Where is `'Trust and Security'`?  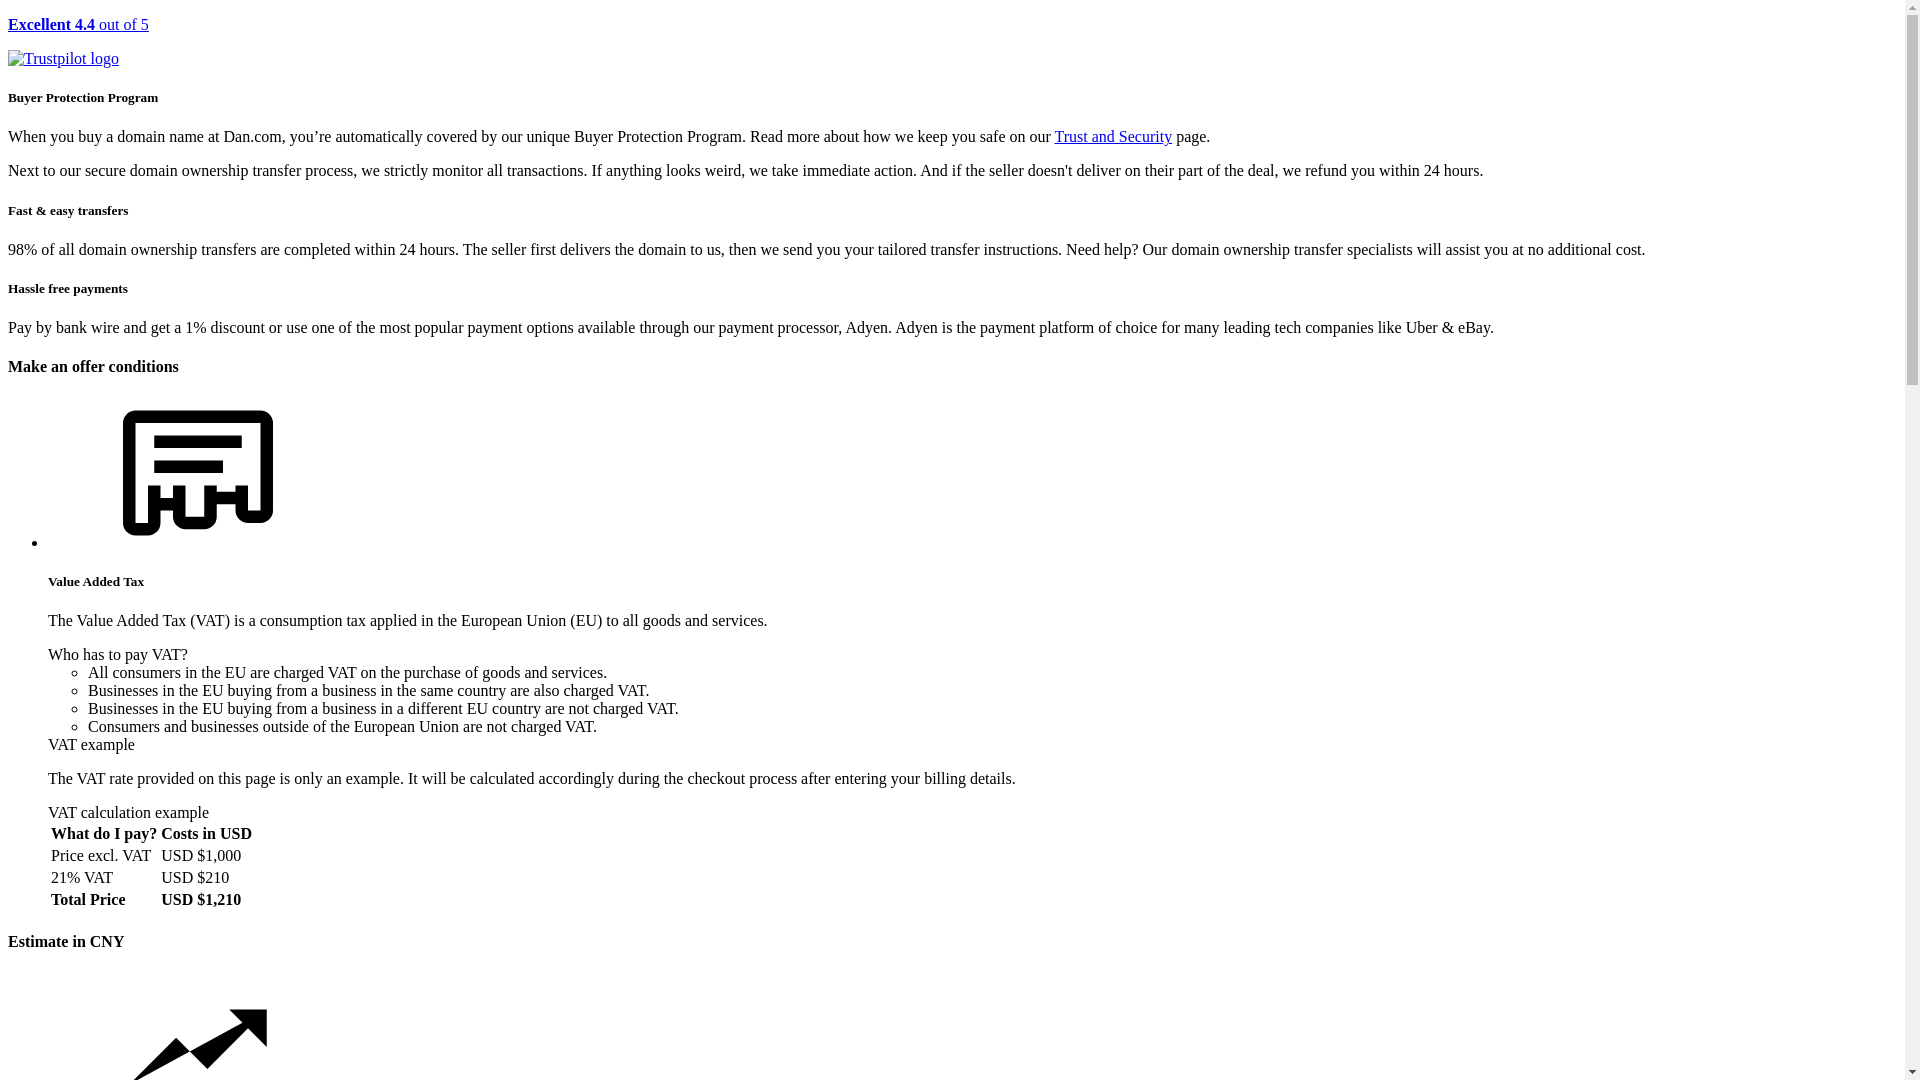
'Trust and Security' is located at coordinates (1112, 135).